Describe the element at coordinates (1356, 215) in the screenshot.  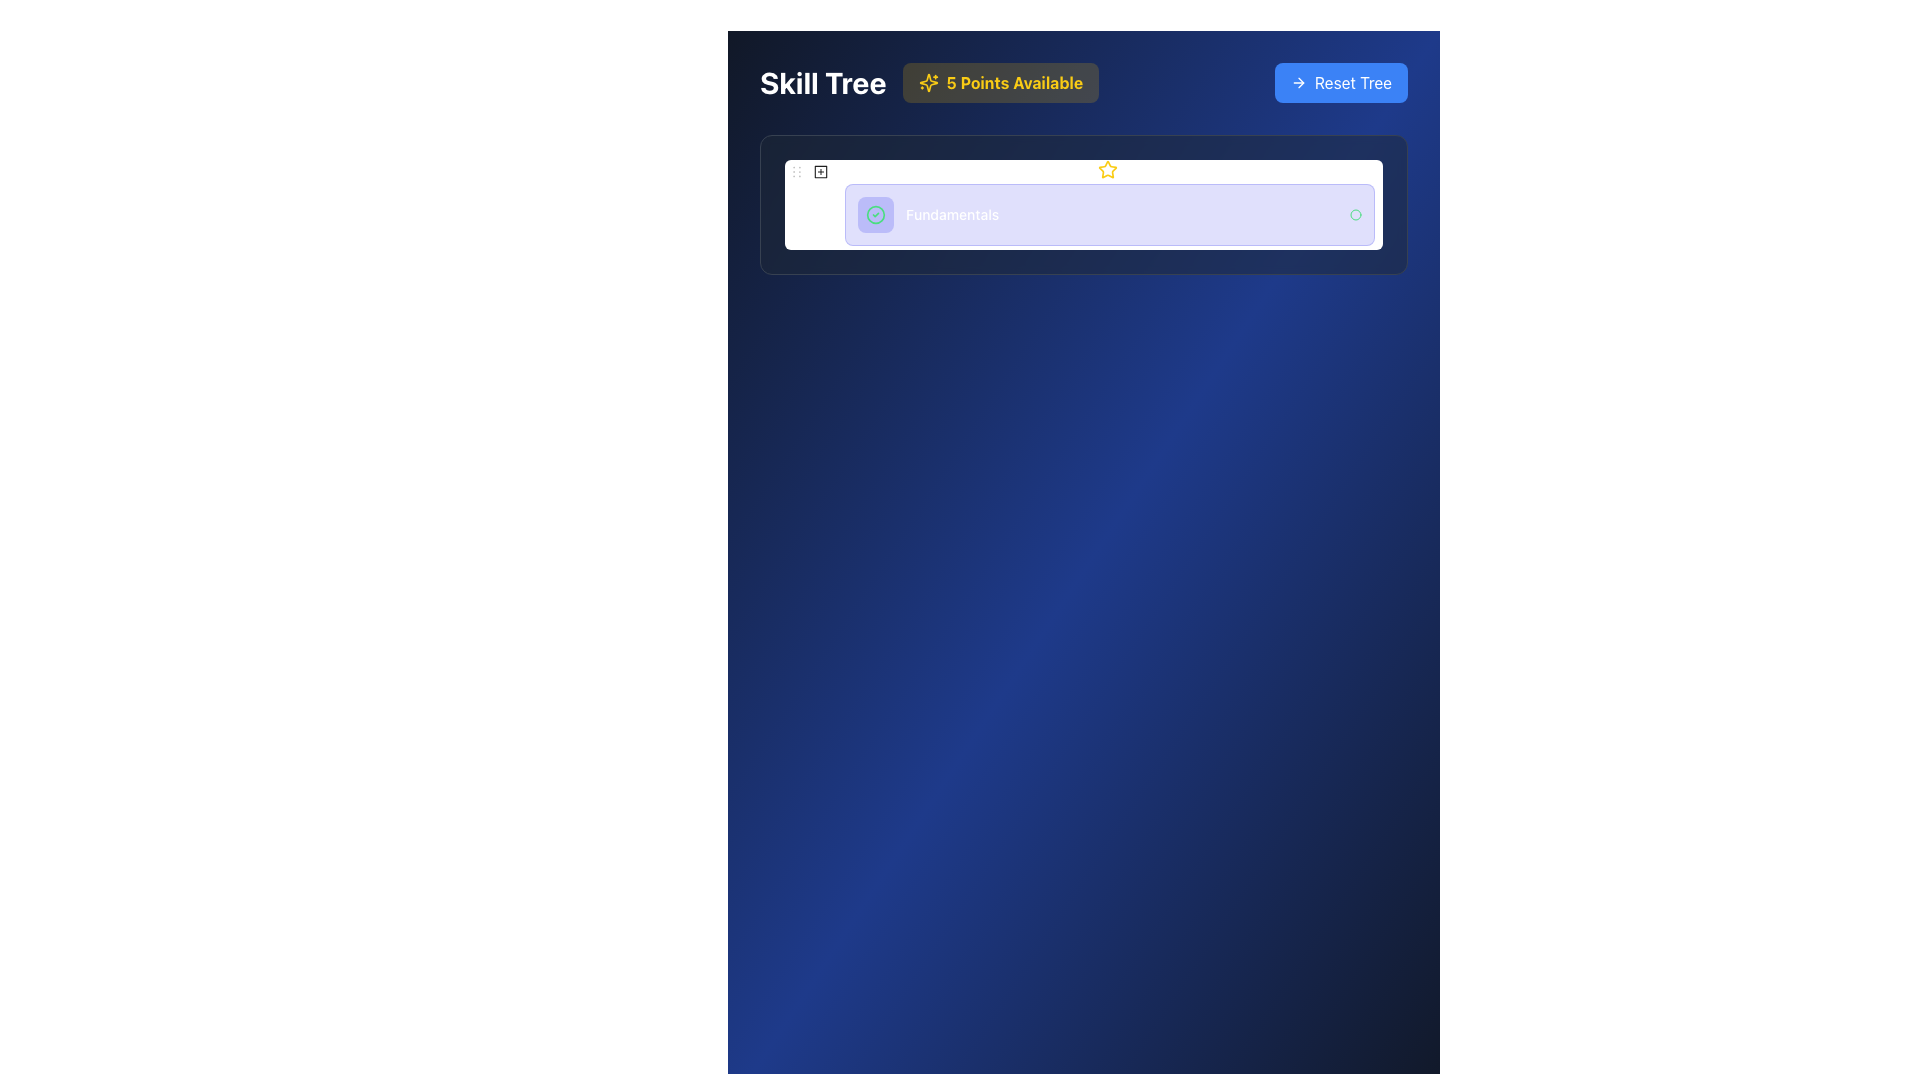
I see `the small circular icon with a green outline located at the far right side of the box labeled 'Fundamentals.'` at that location.